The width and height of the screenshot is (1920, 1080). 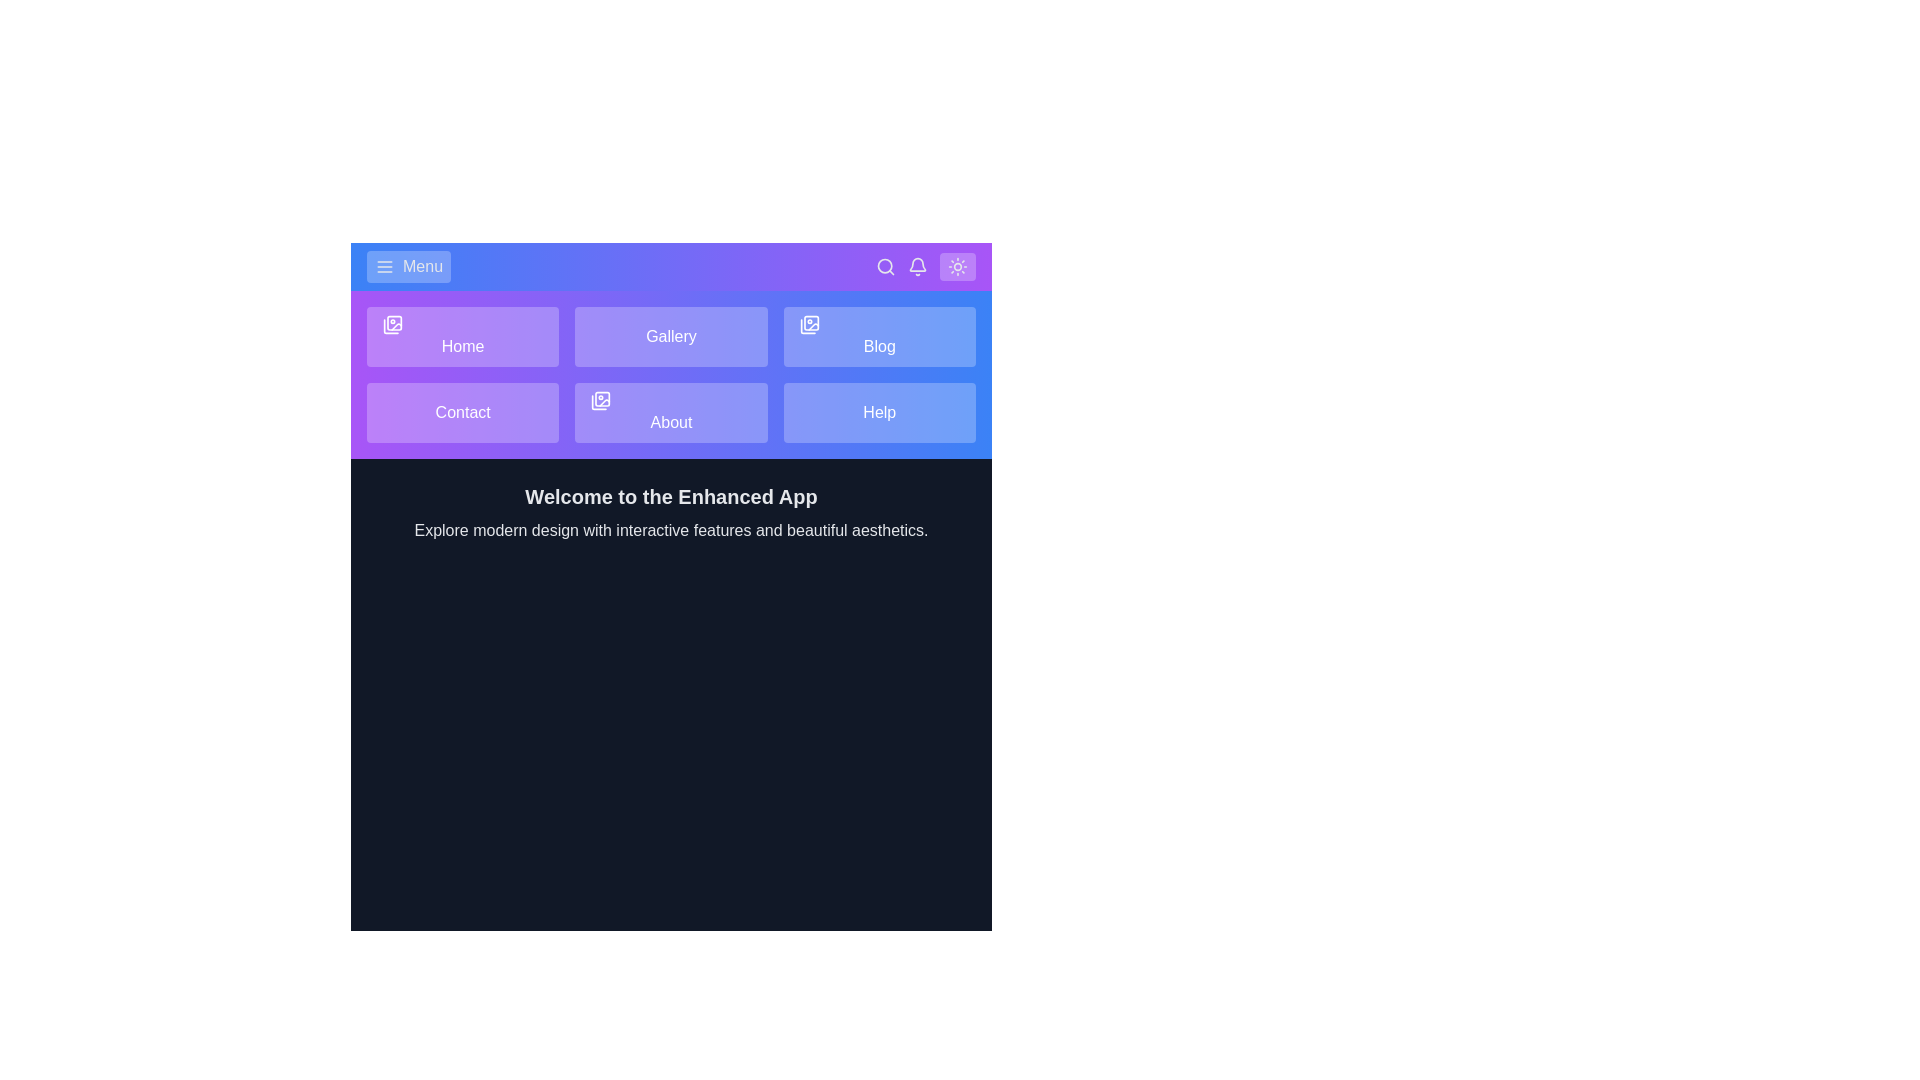 I want to click on the light/dark mode toggle button to switch between light and dark mode, so click(x=957, y=265).